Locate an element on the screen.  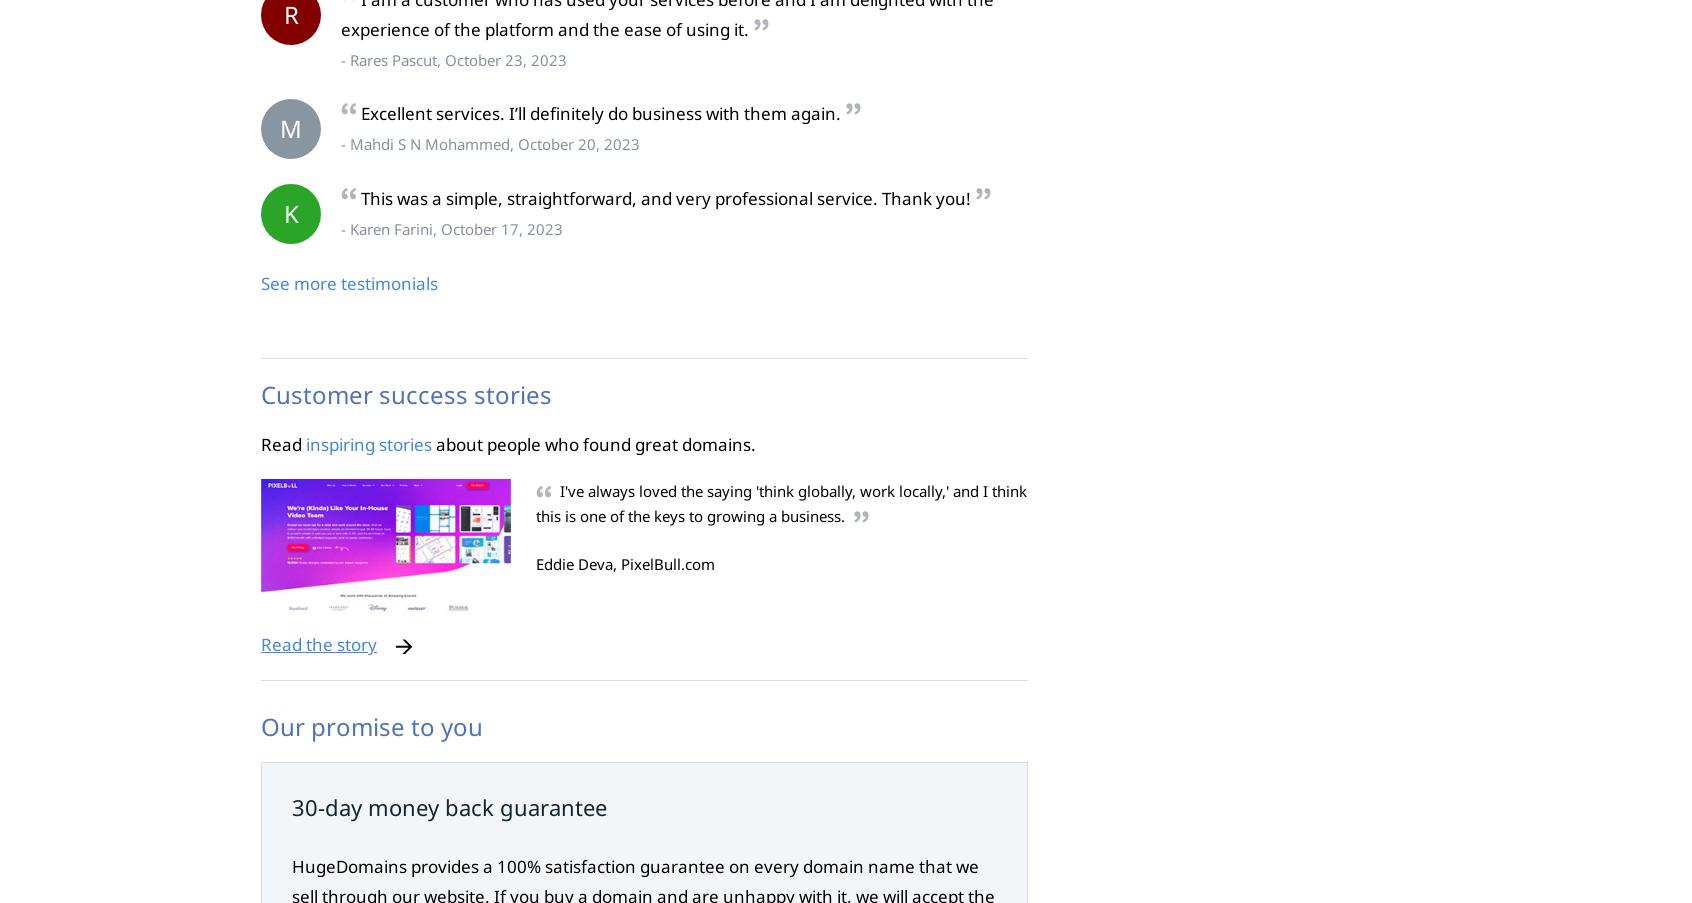
'See more testimonials' is located at coordinates (261, 282).